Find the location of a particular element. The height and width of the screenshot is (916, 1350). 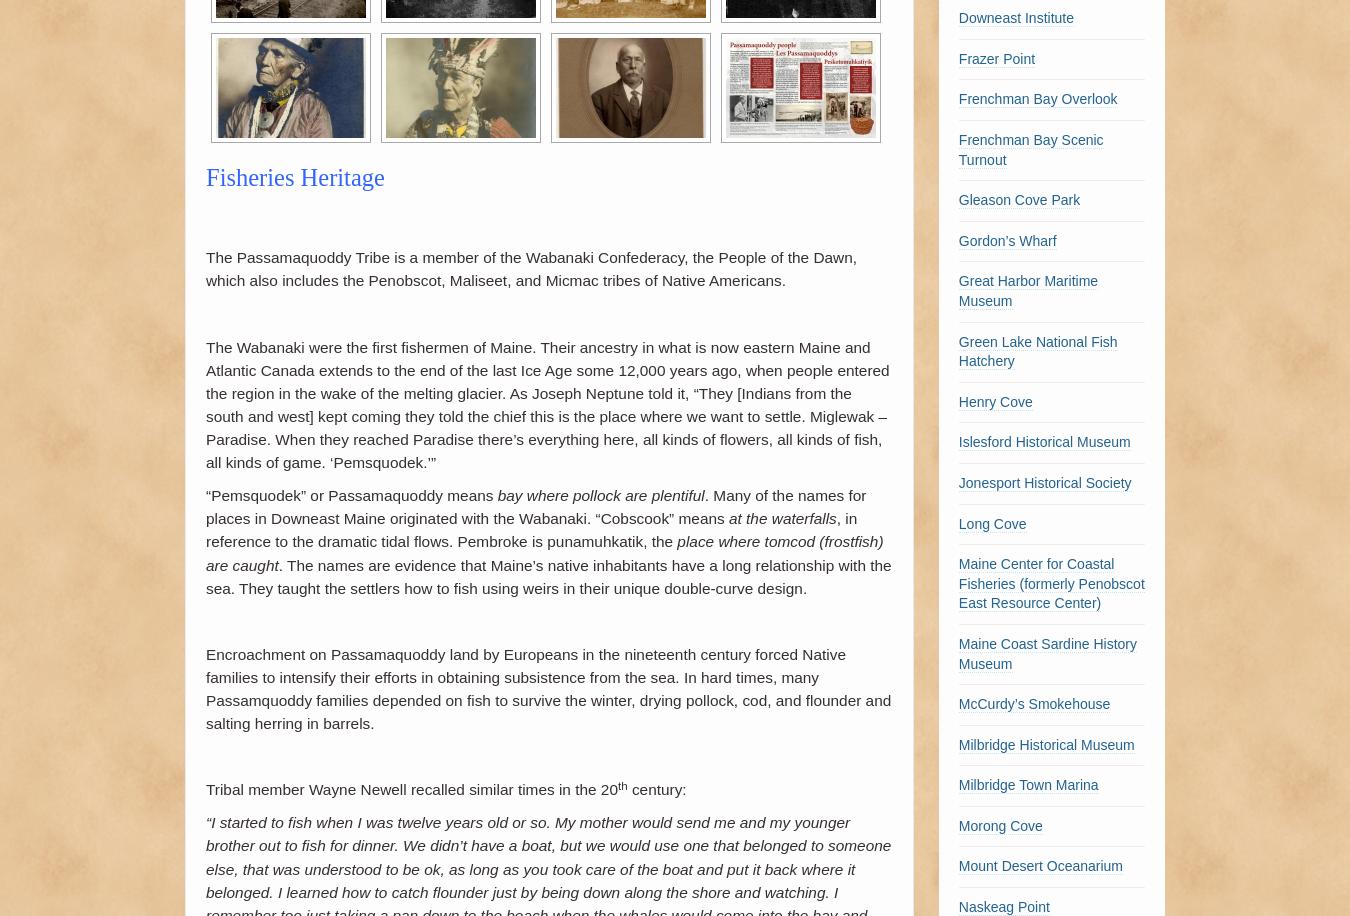

'Milbridge Town Marina' is located at coordinates (1028, 784).